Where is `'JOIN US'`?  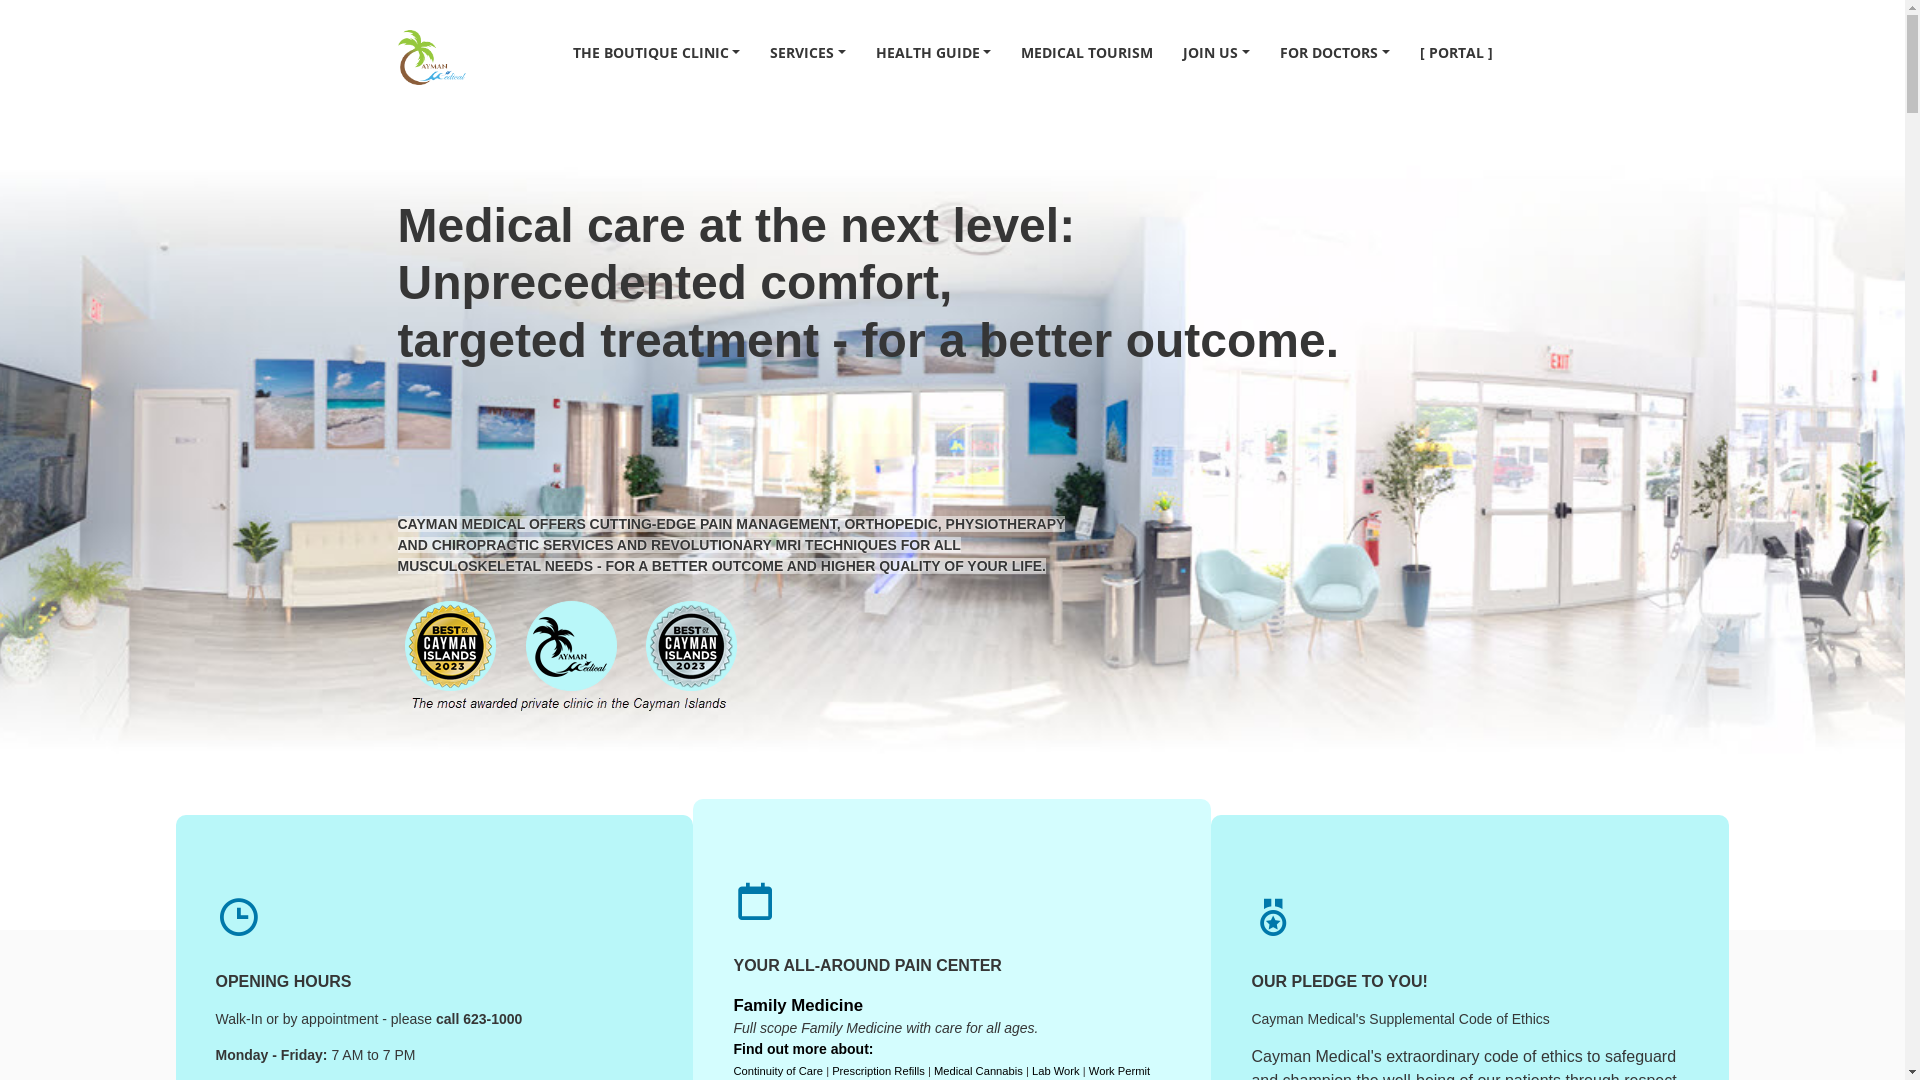 'JOIN US' is located at coordinates (1167, 51).